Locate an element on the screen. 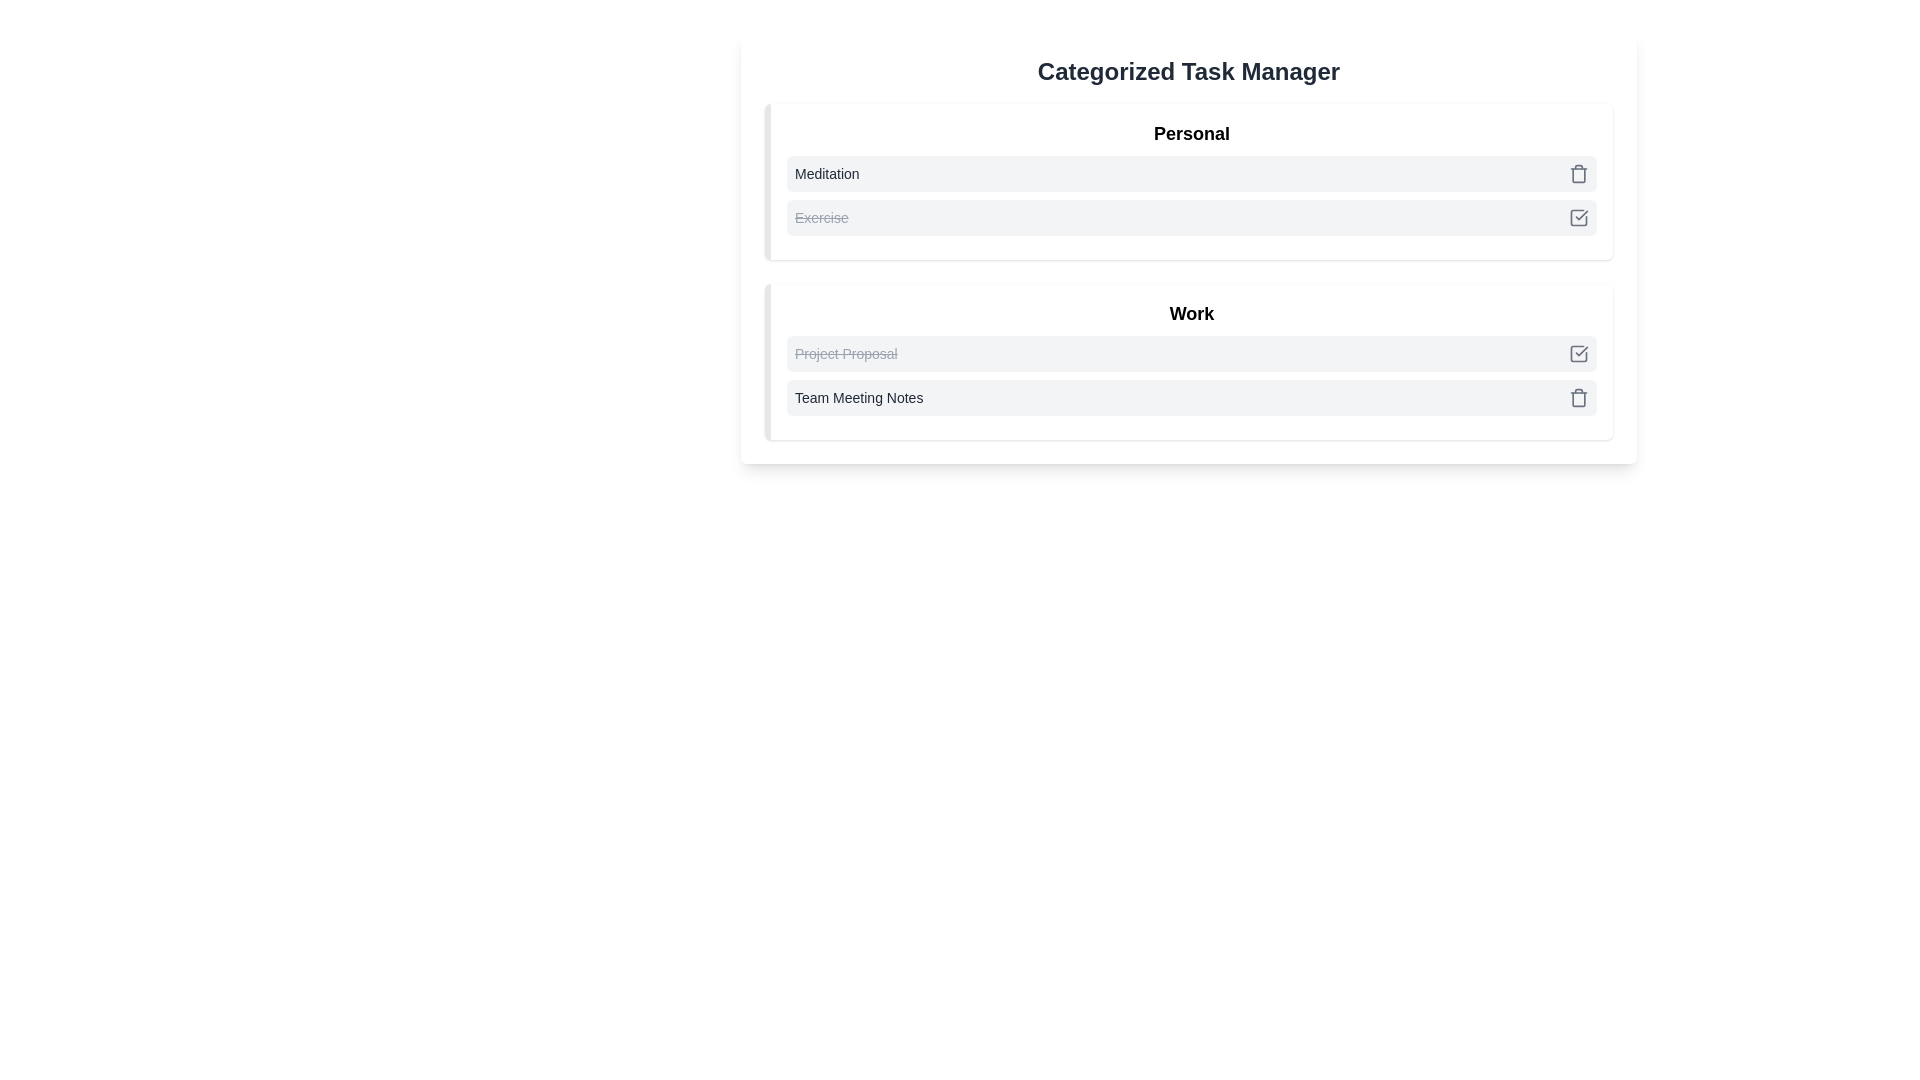 This screenshot has width=1920, height=1080. the small gray square button with a checkmark inside it, located at the far right of the 'Exercise' row in the 'Personal' section, to observe the styling change is located at coordinates (1578, 218).